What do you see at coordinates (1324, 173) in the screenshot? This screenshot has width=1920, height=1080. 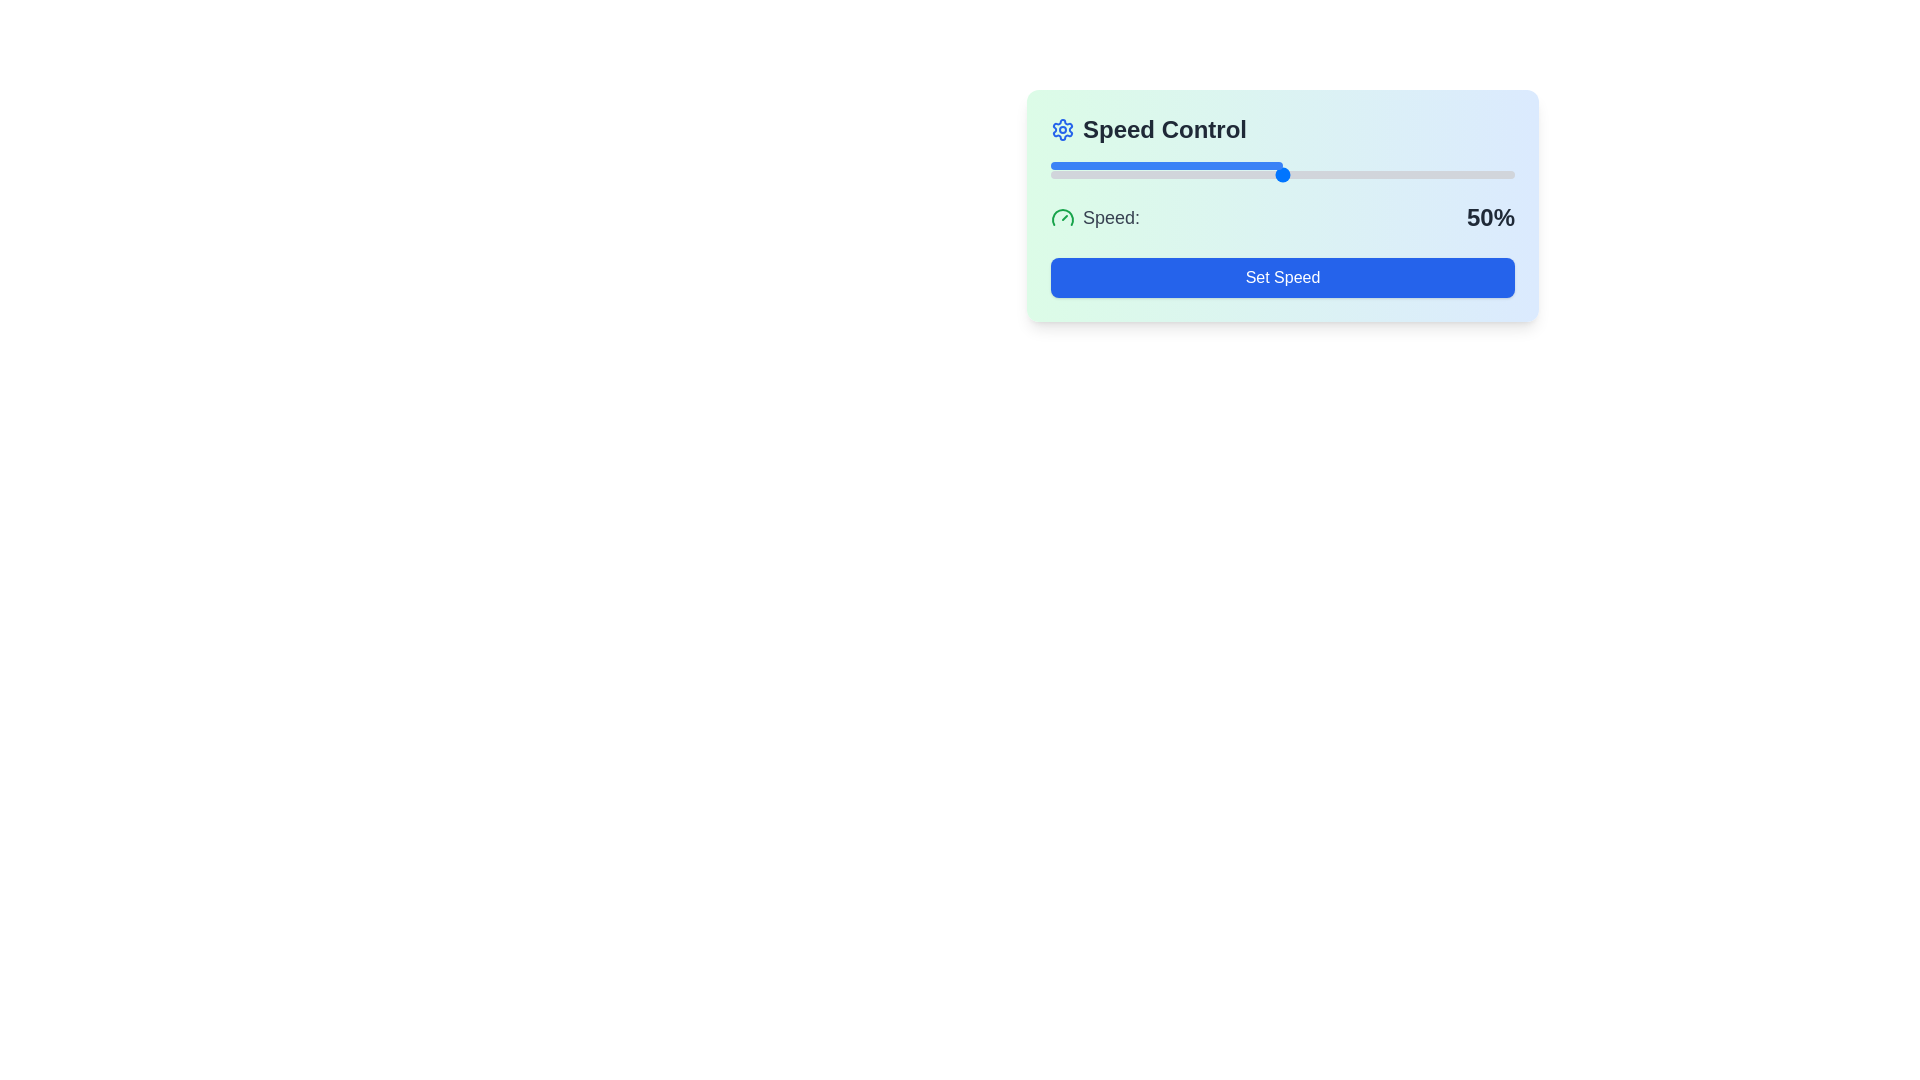 I see `the slider` at bounding box center [1324, 173].